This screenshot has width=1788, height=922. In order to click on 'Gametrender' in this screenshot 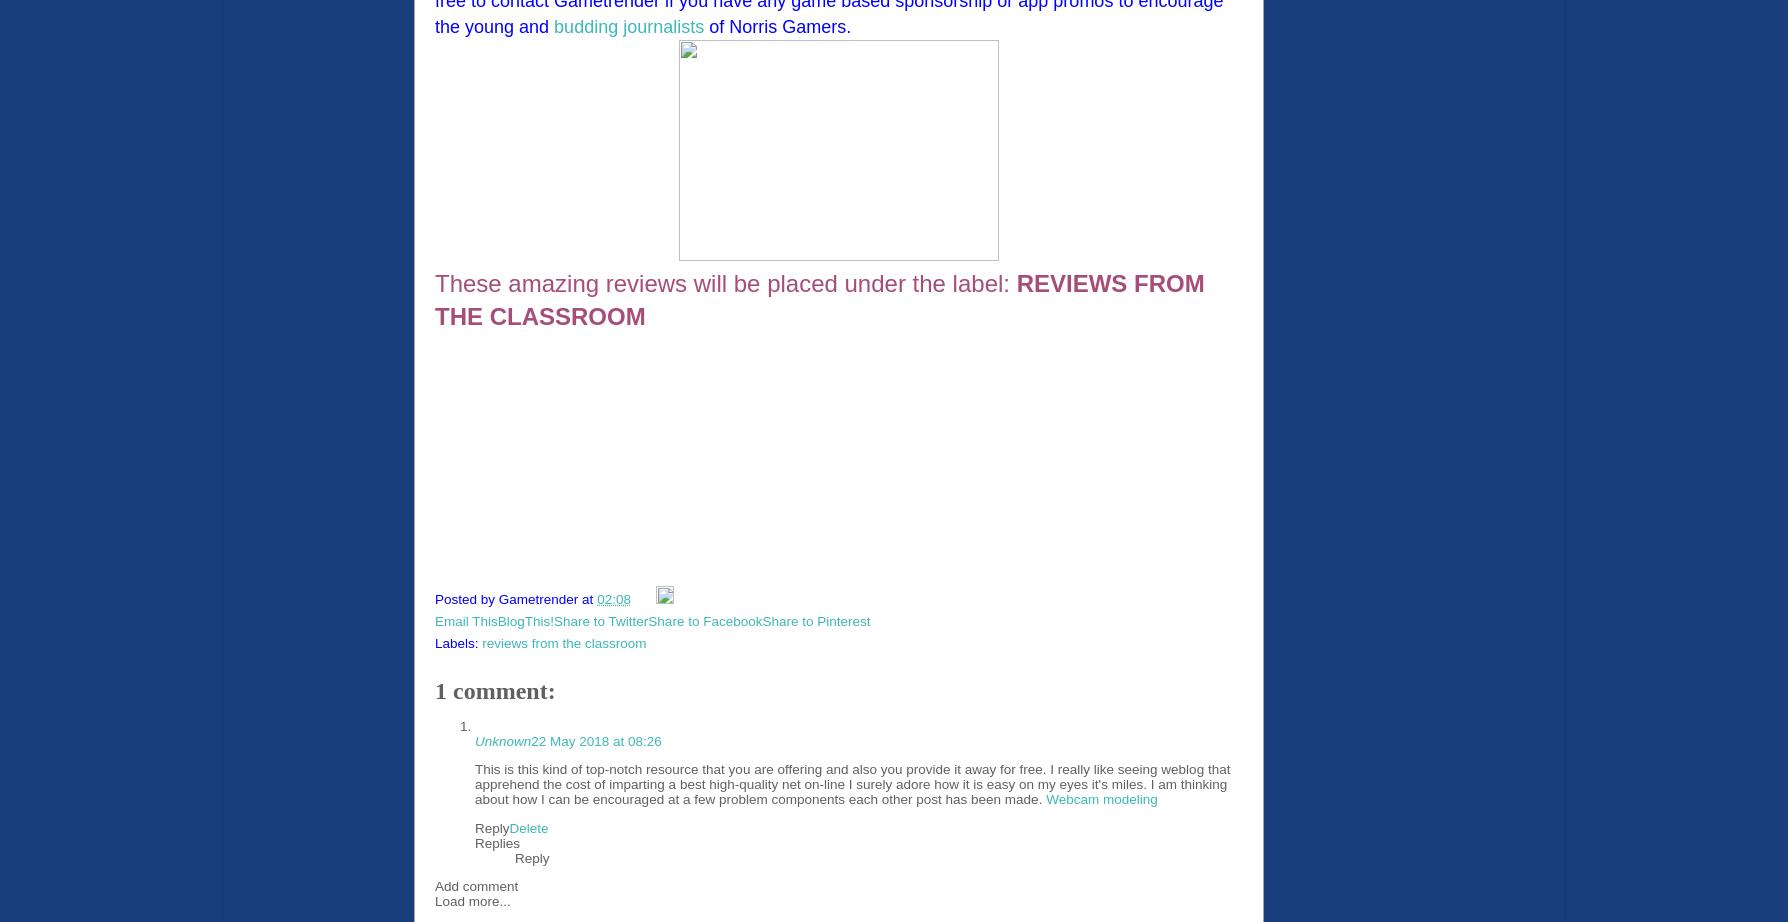, I will do `click(538, 599)`.